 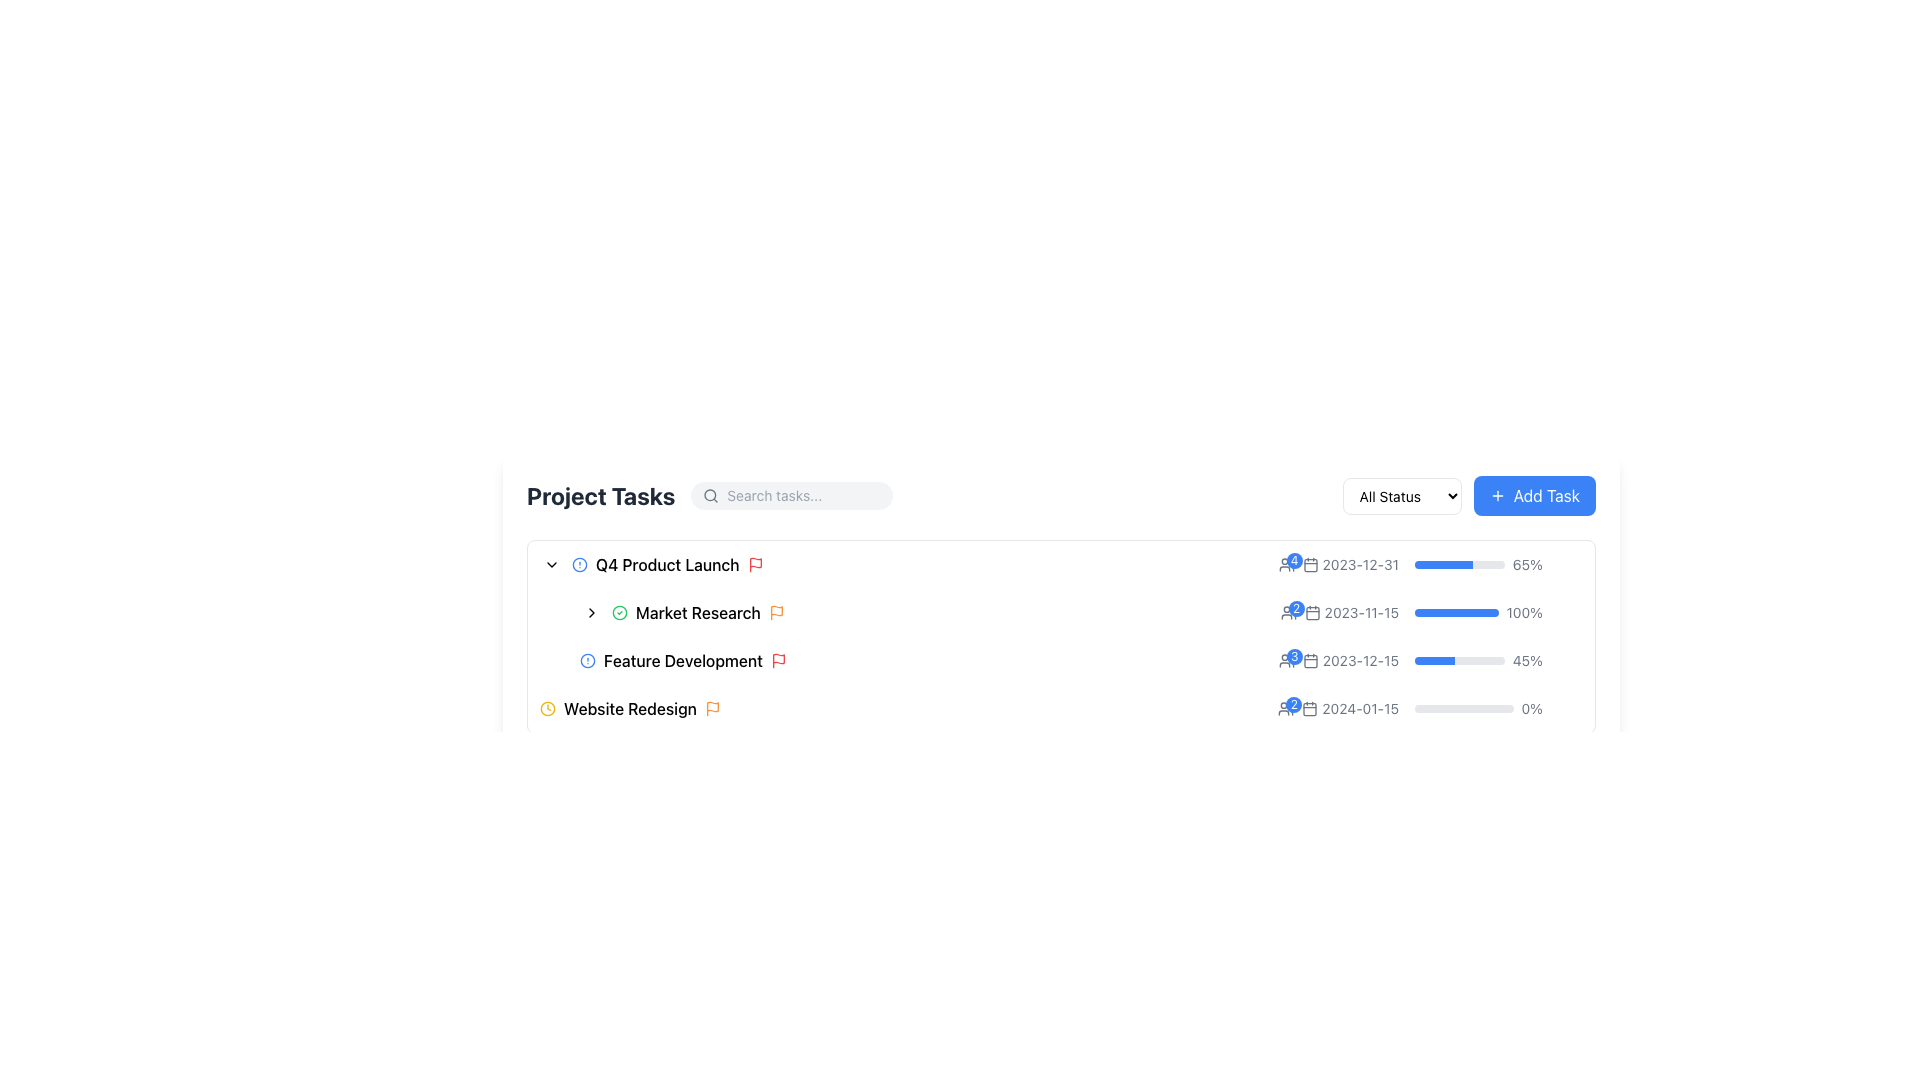 I want to click on the blue progress bar fill component representing 65% progress for the task labeled '2023-12-31', located in the third column of the task row, so click(x=1444, y=564).